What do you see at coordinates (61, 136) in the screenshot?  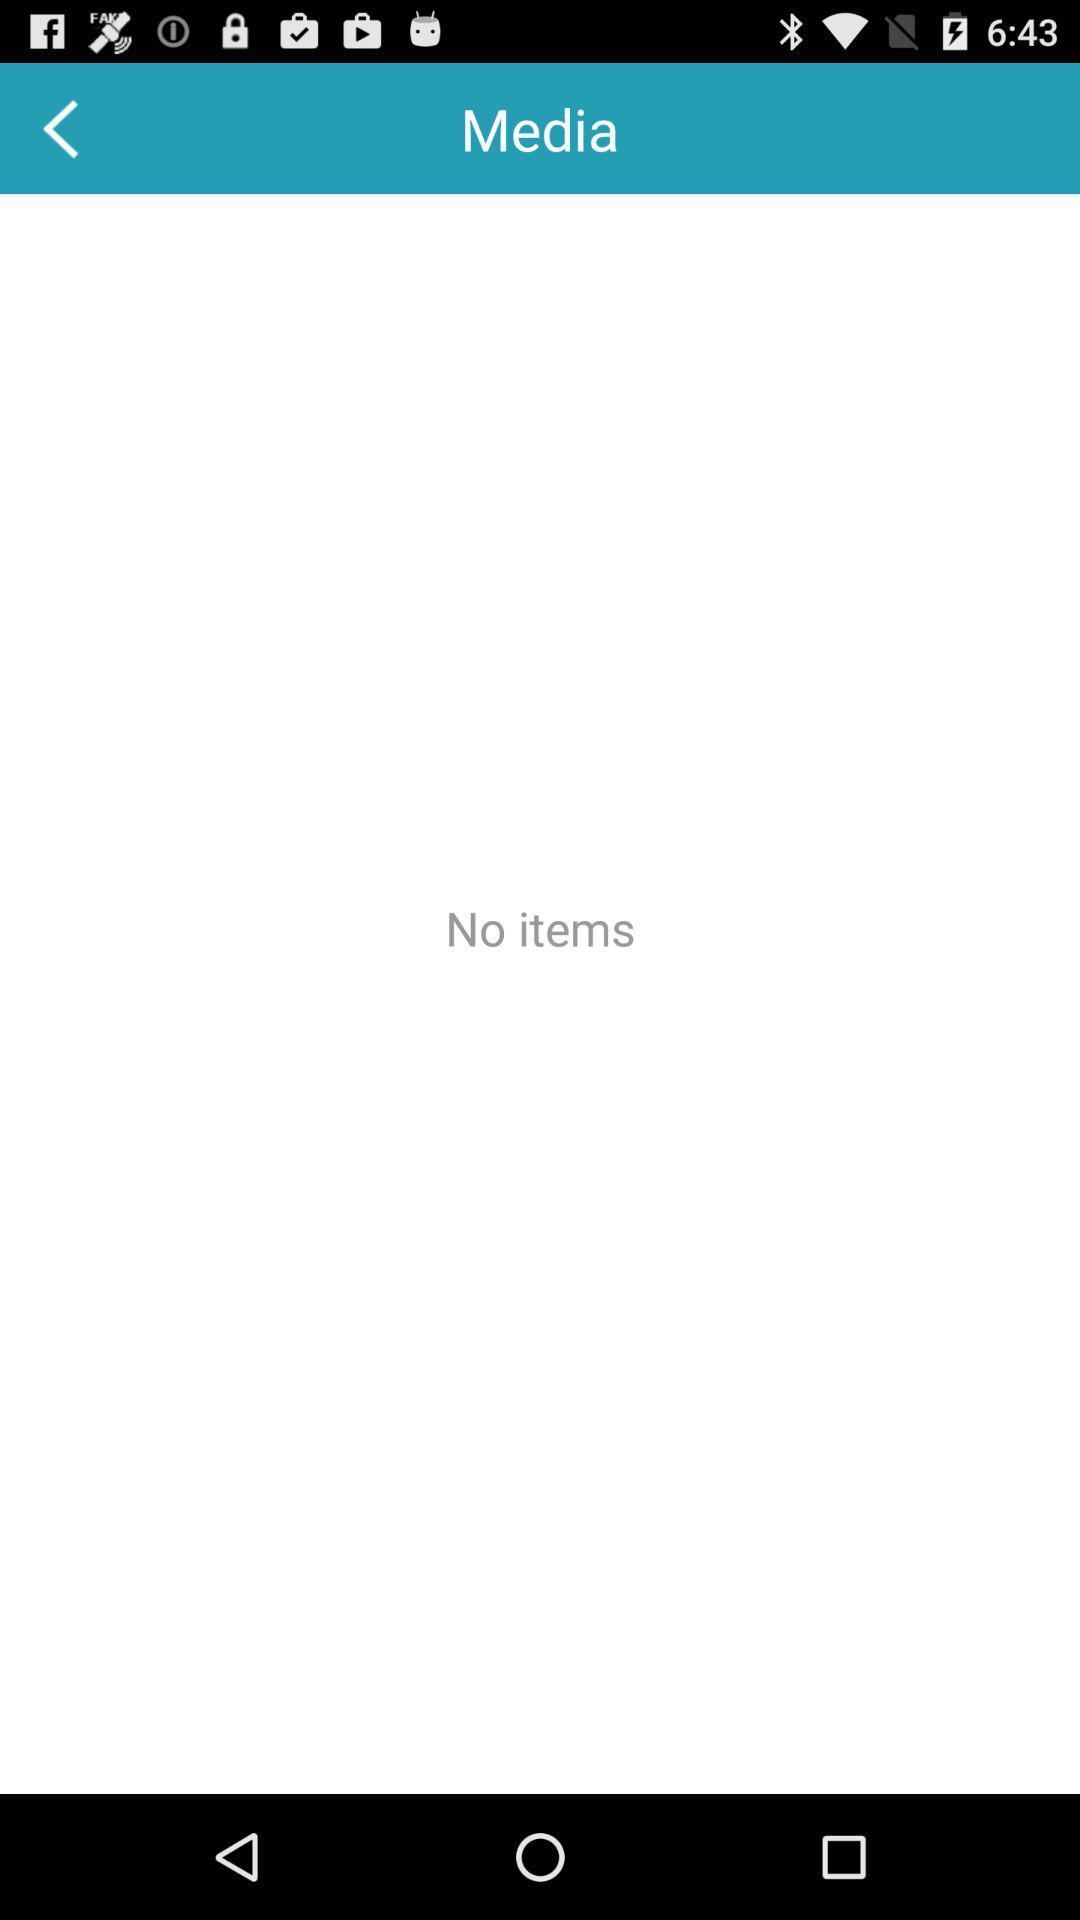 I see `the arrow_backward icon` at bounding box center [61, 136].